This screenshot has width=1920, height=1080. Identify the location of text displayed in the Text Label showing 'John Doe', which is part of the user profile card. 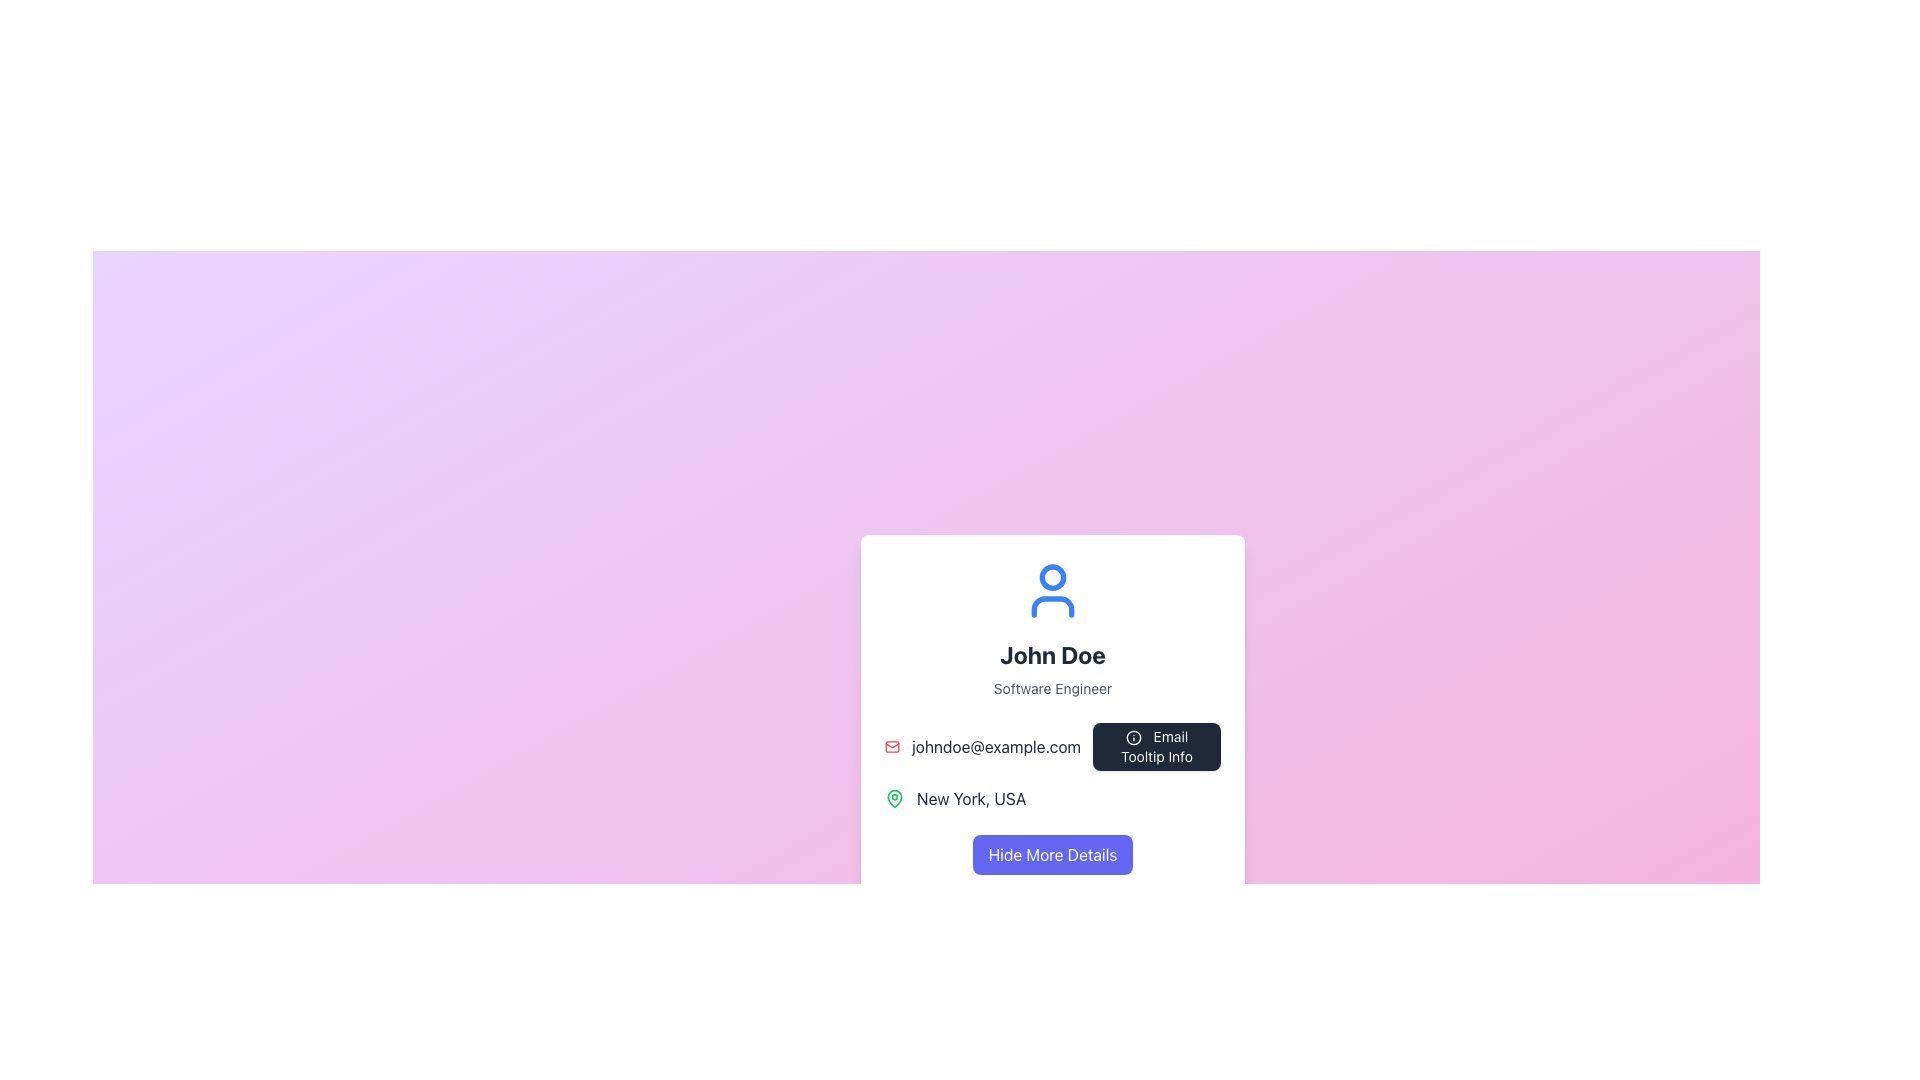
(1051, 655).